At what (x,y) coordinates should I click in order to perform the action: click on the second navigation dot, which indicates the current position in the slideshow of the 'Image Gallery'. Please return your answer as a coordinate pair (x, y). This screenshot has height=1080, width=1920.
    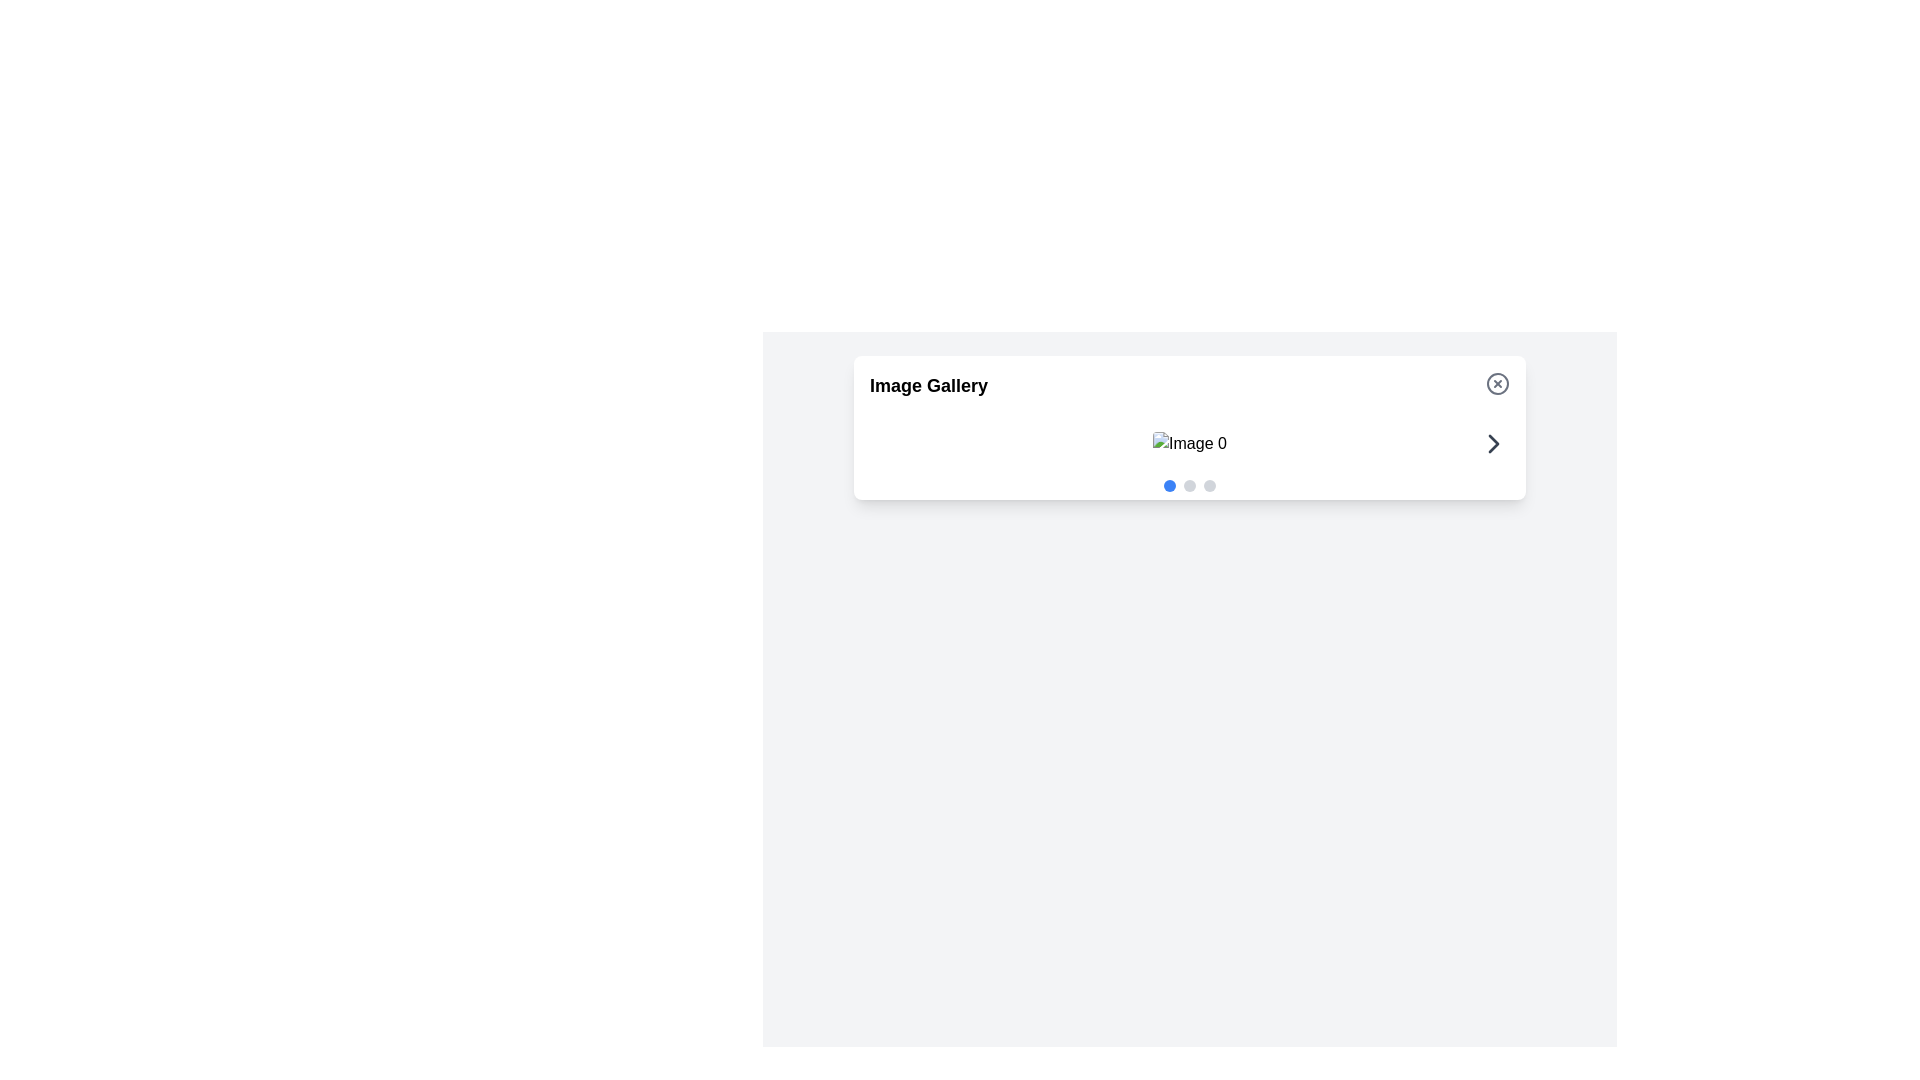
    Looking at the image, I should click on (1190, 486).